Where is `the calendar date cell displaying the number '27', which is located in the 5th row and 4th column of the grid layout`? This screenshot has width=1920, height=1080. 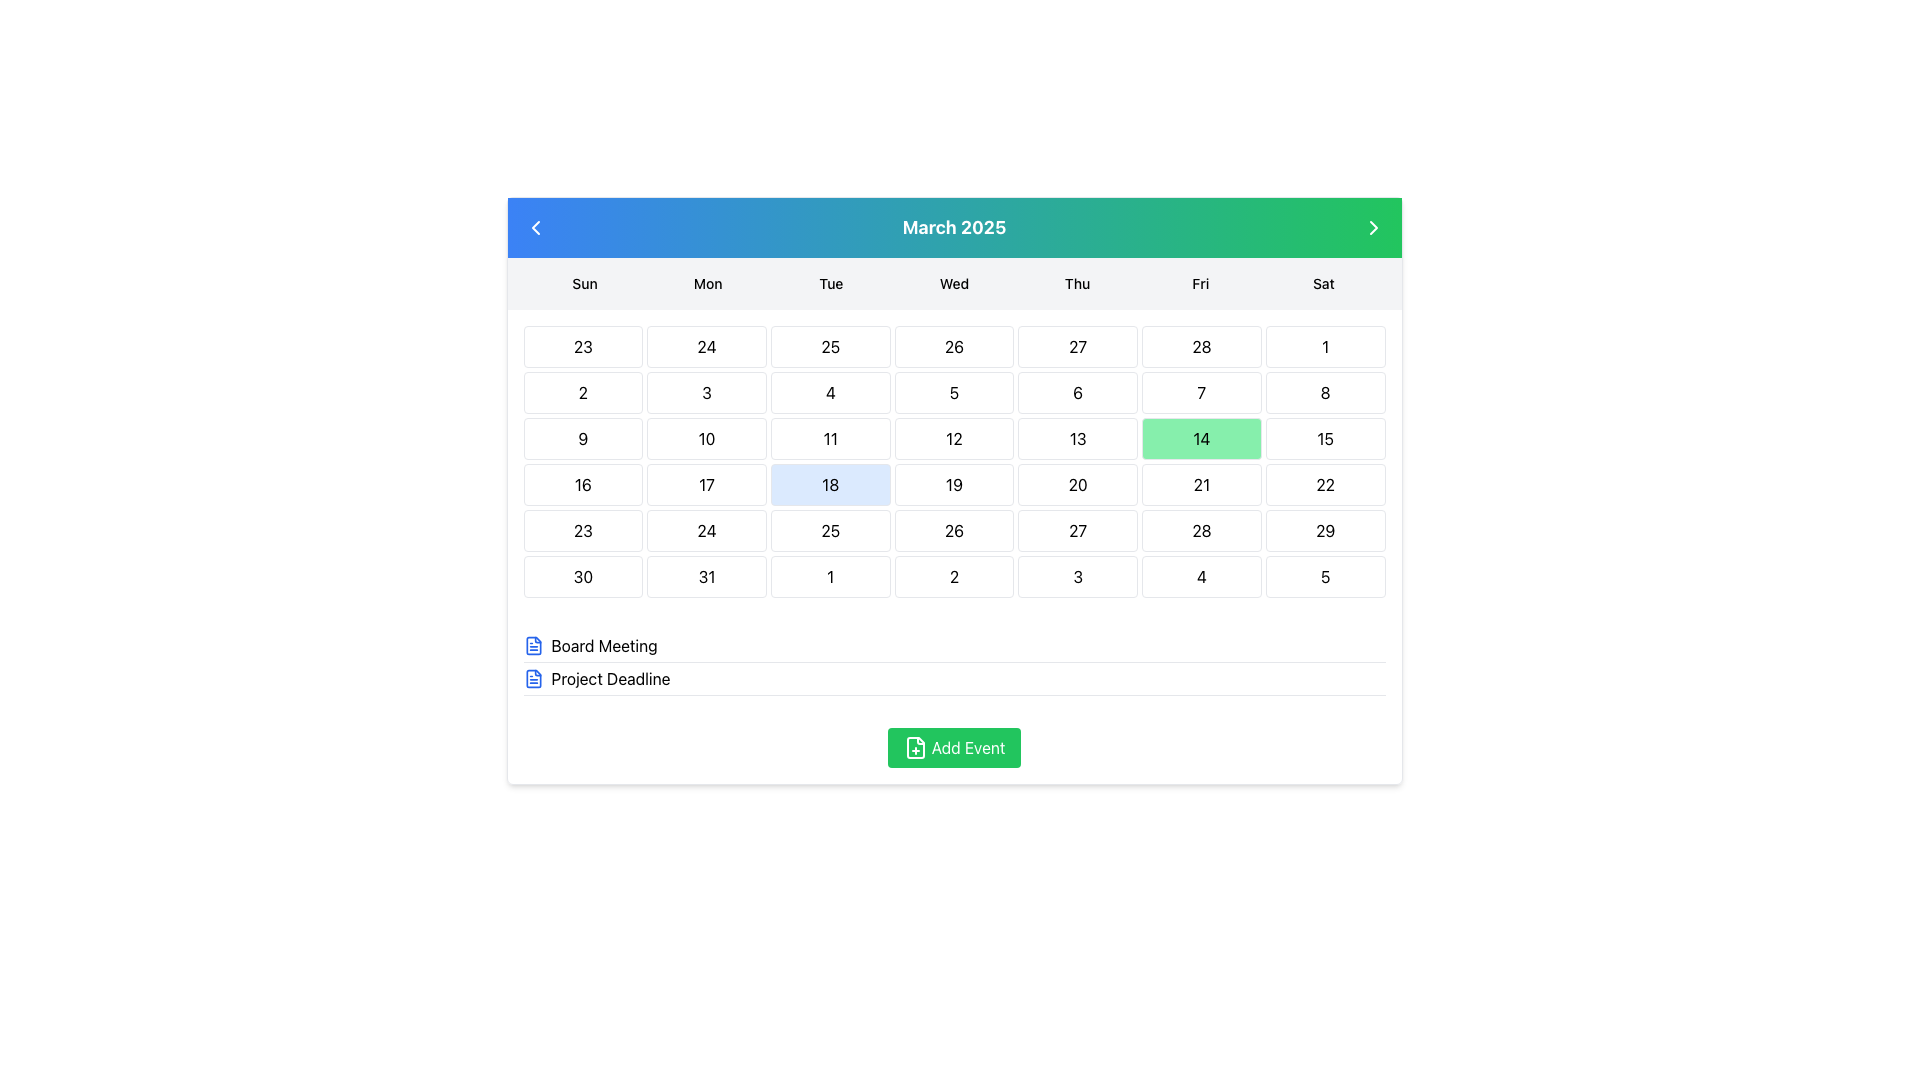 the calendar date cell displaying the number '27', which is located in the 5th row and 4th column of the grid layout is located at coordinates (1077, 530).